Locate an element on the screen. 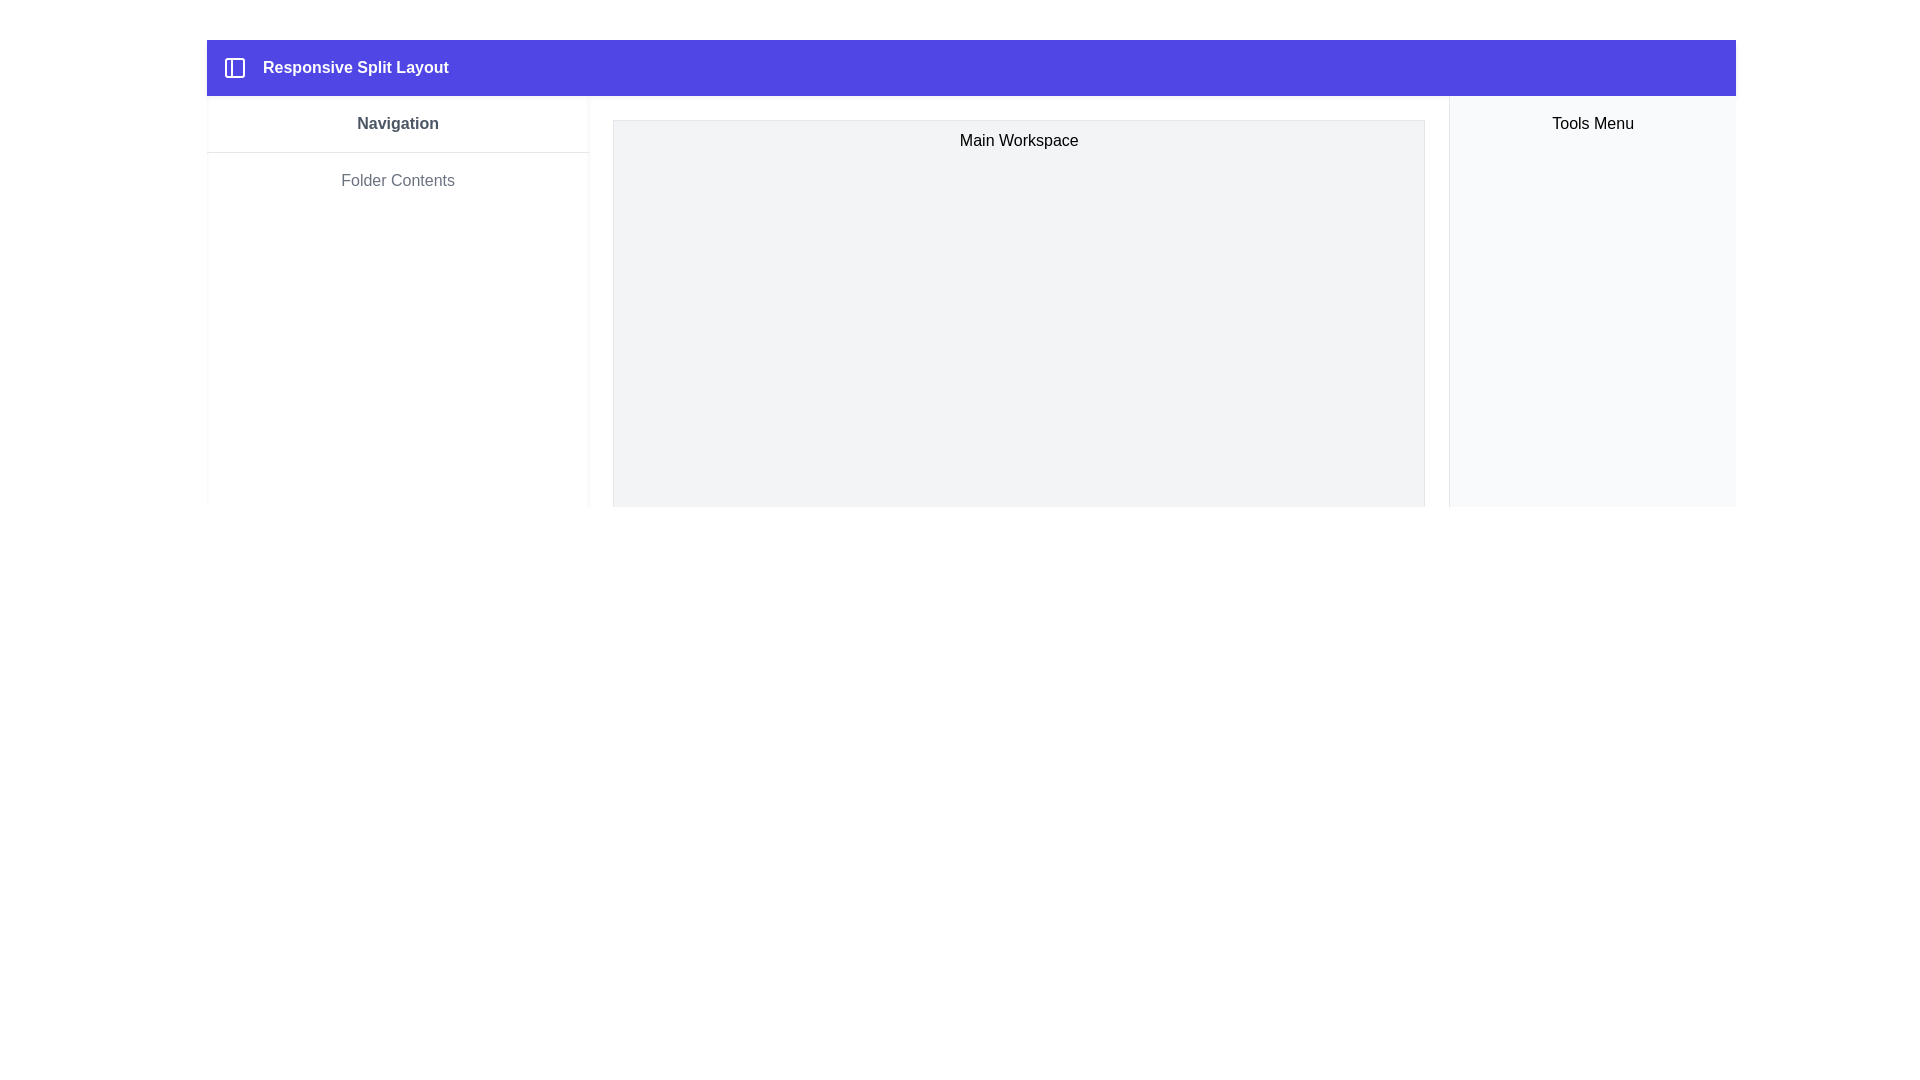 The image size is (1920, 1080). the Static Text Label located below the 'Navigation' heading in the left-hand navigation panel, which serves as a non-interactive heading or label is located at coordinates (398, 181).